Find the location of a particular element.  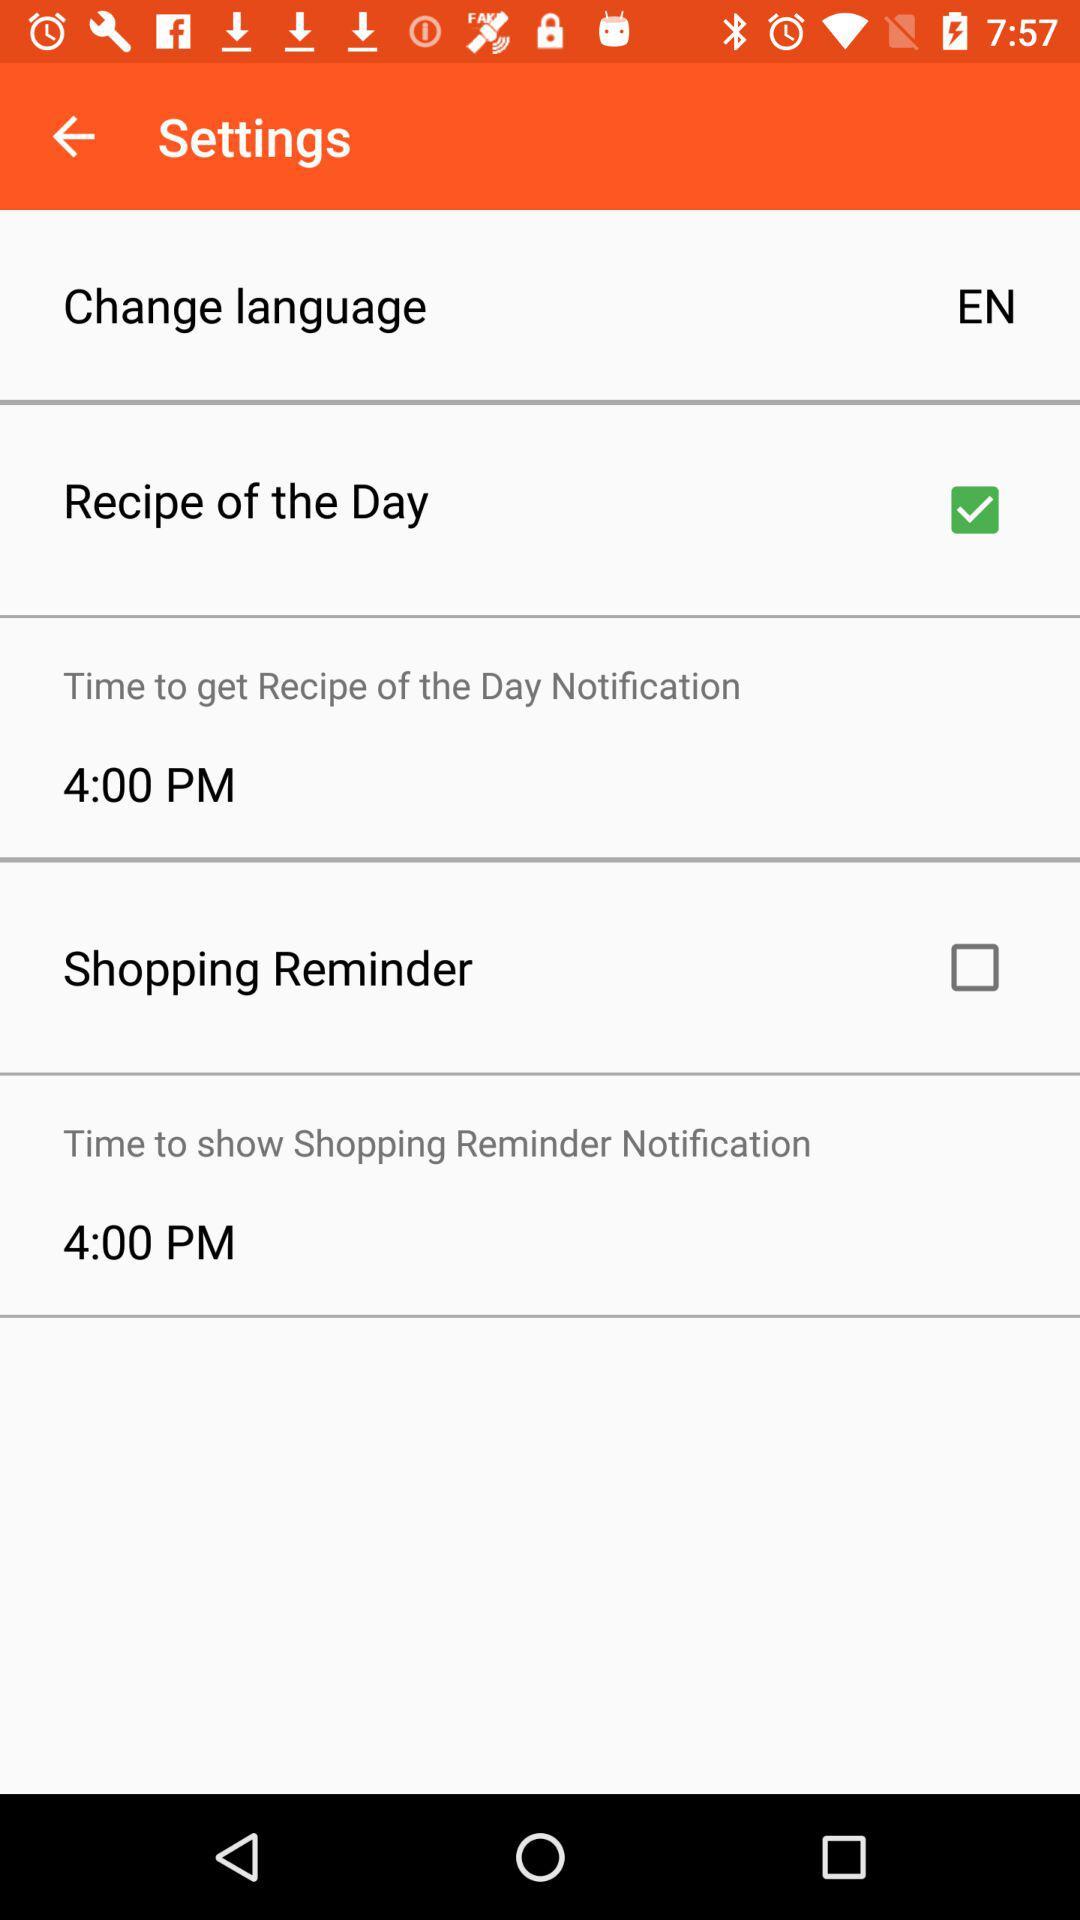

recipe checkbox is located at coordinates (974, 509).